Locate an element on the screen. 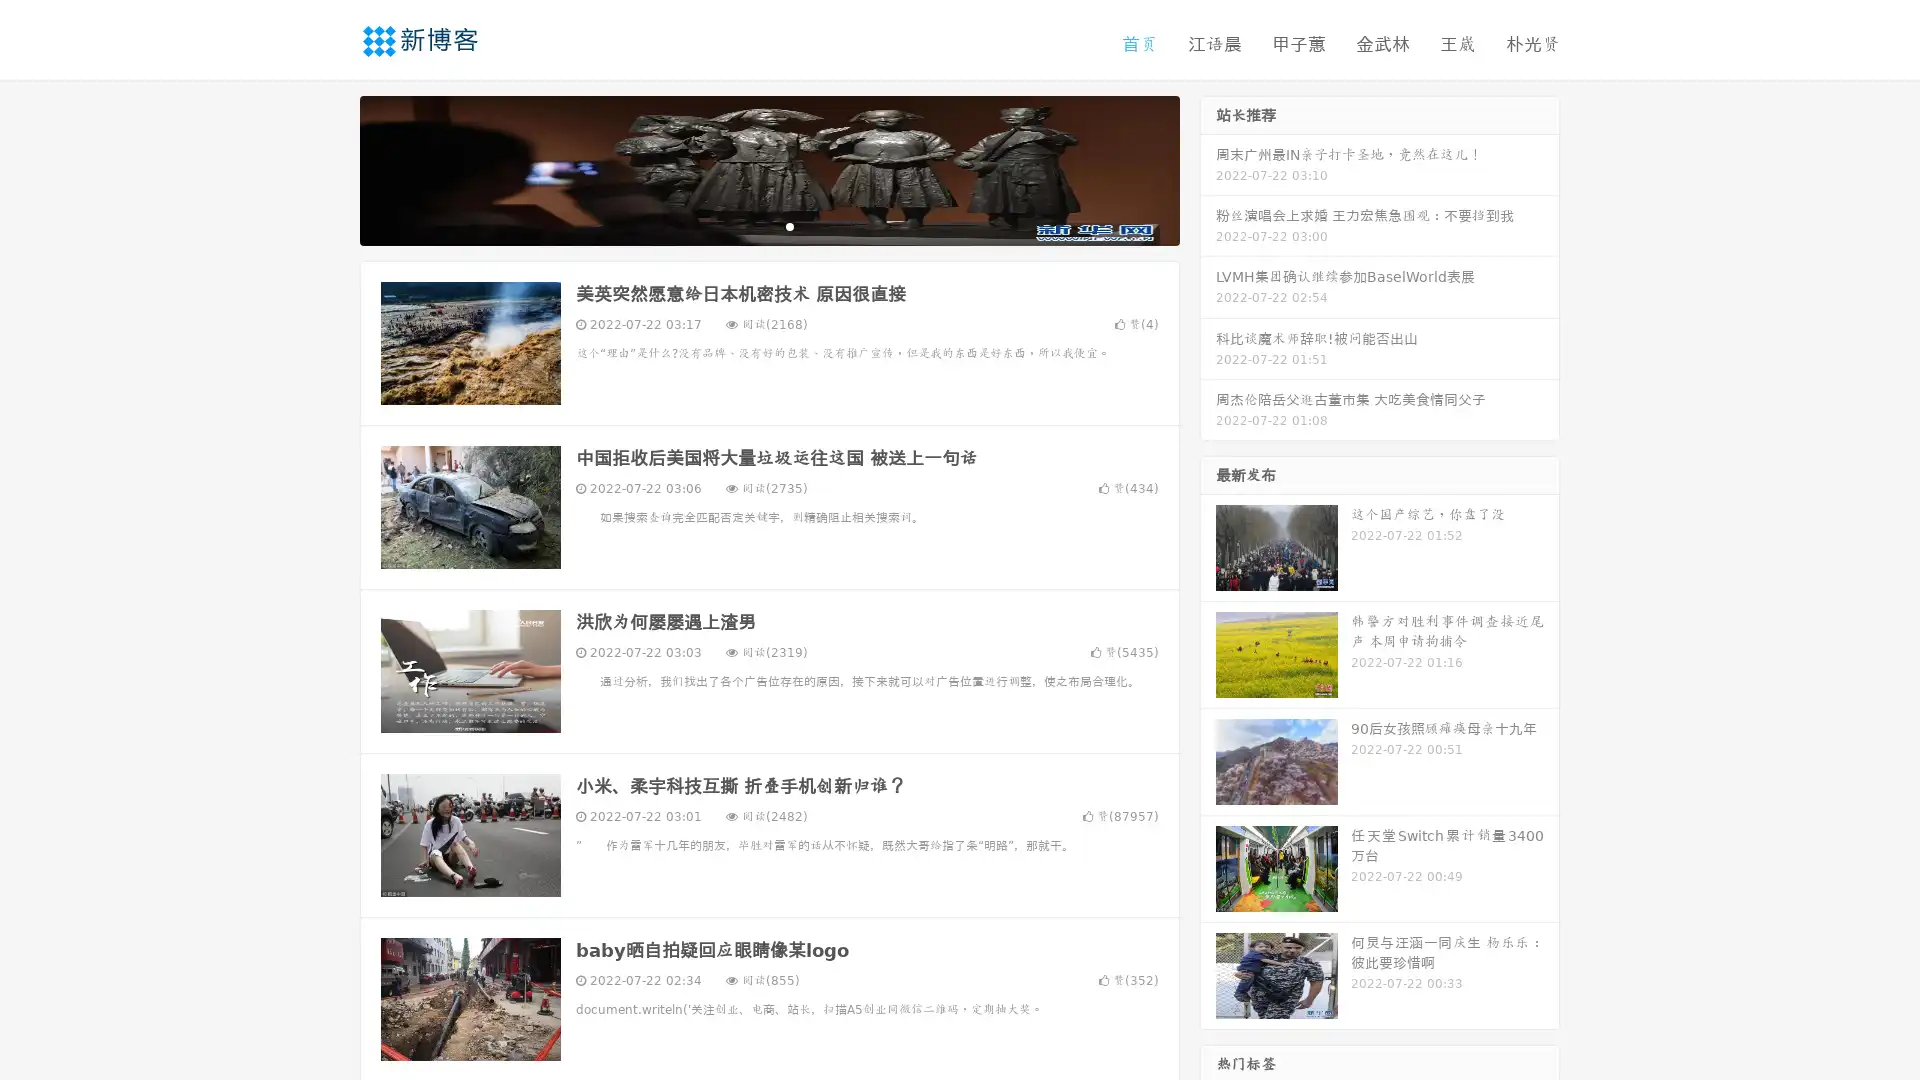  Go to slide 1 is located at coordinates (748, 225).